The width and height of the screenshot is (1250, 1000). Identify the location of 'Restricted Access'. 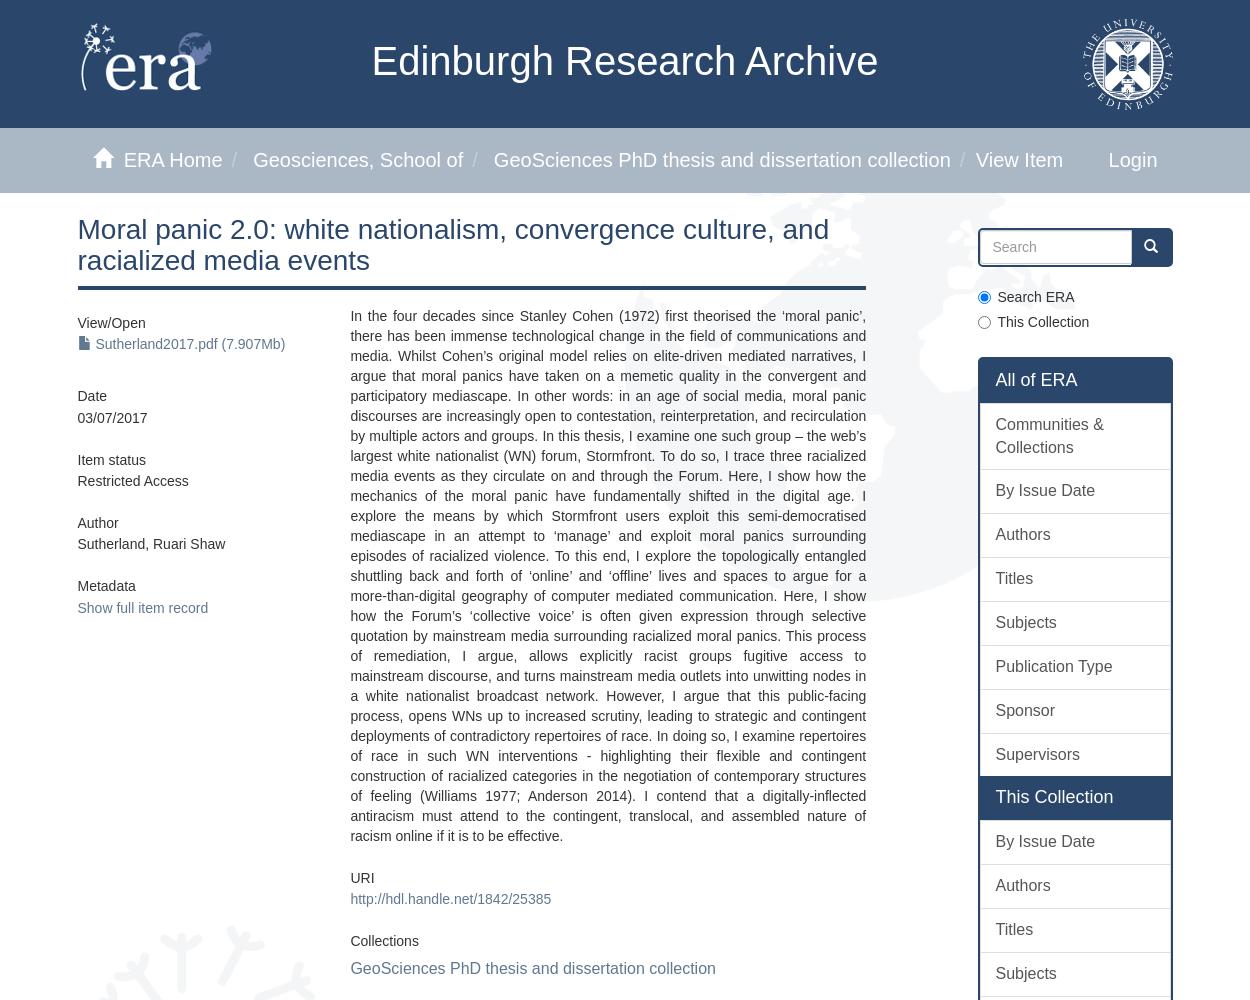
(76, 479).